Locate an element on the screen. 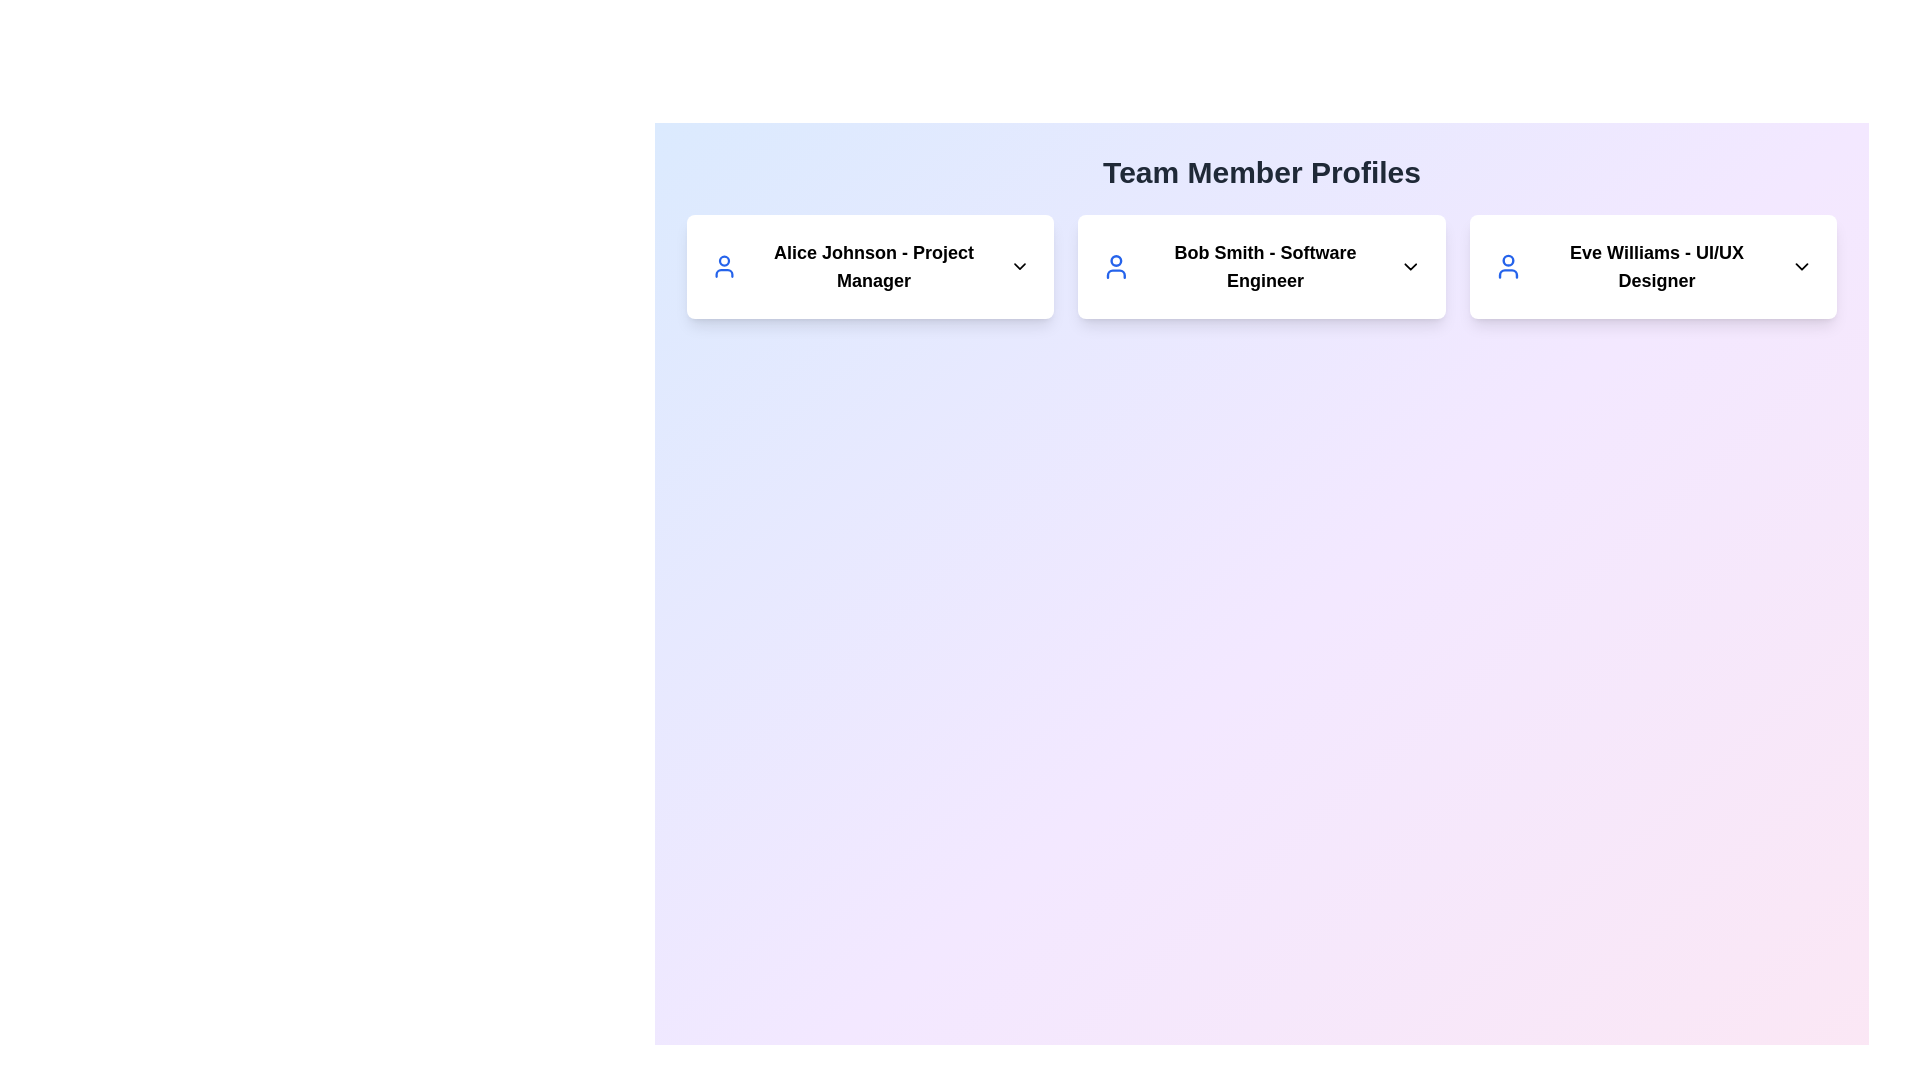  the text label displaying 'Alice Johnson - Project Manager' which includes a user icon on the left and a downward chevron on the right, located in the first card of the 'Team Member Profiles' section is located at coordinates (870, 265).